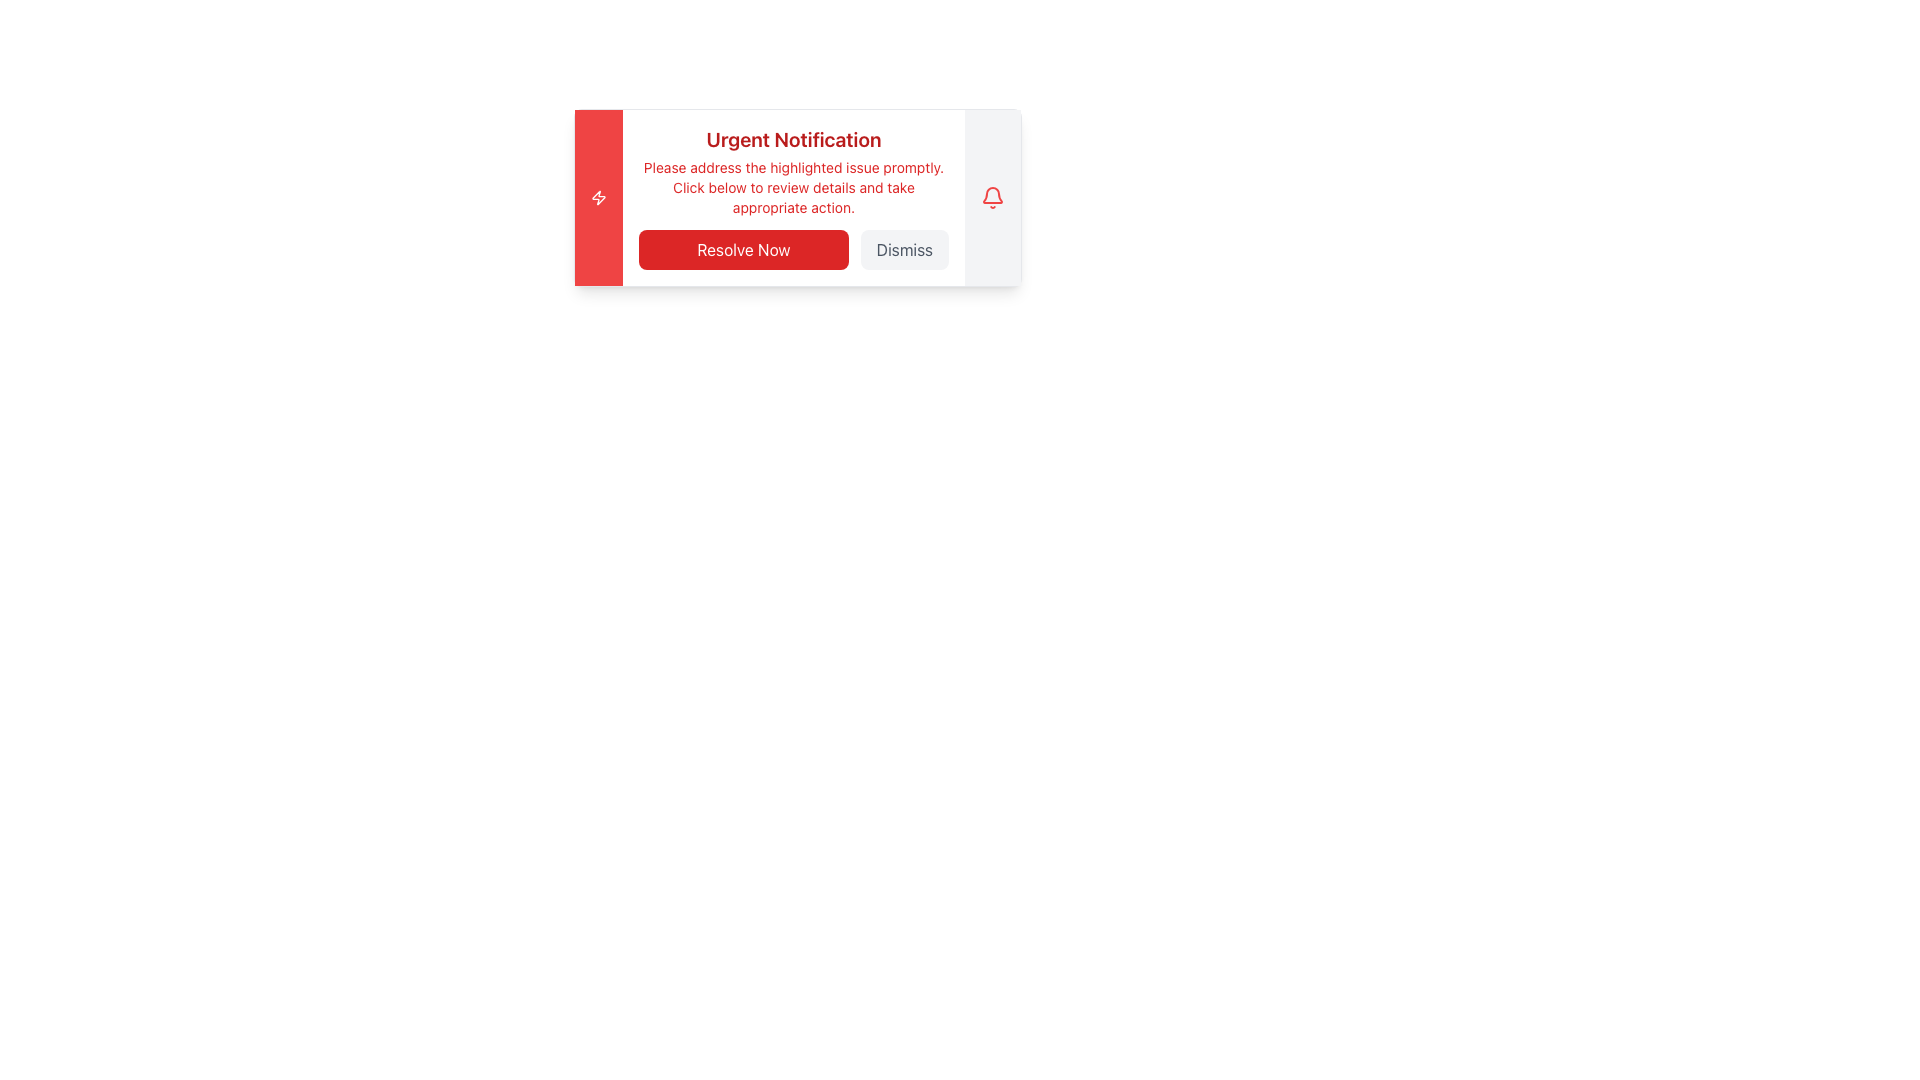 The width and height of the screenshot is (1920, 1080). Describe the element at coordinates (792, 138) in the screenshot. I see `the text label 'Urgent Notification' displayed in bold red font at the top of the notification card` at that location.